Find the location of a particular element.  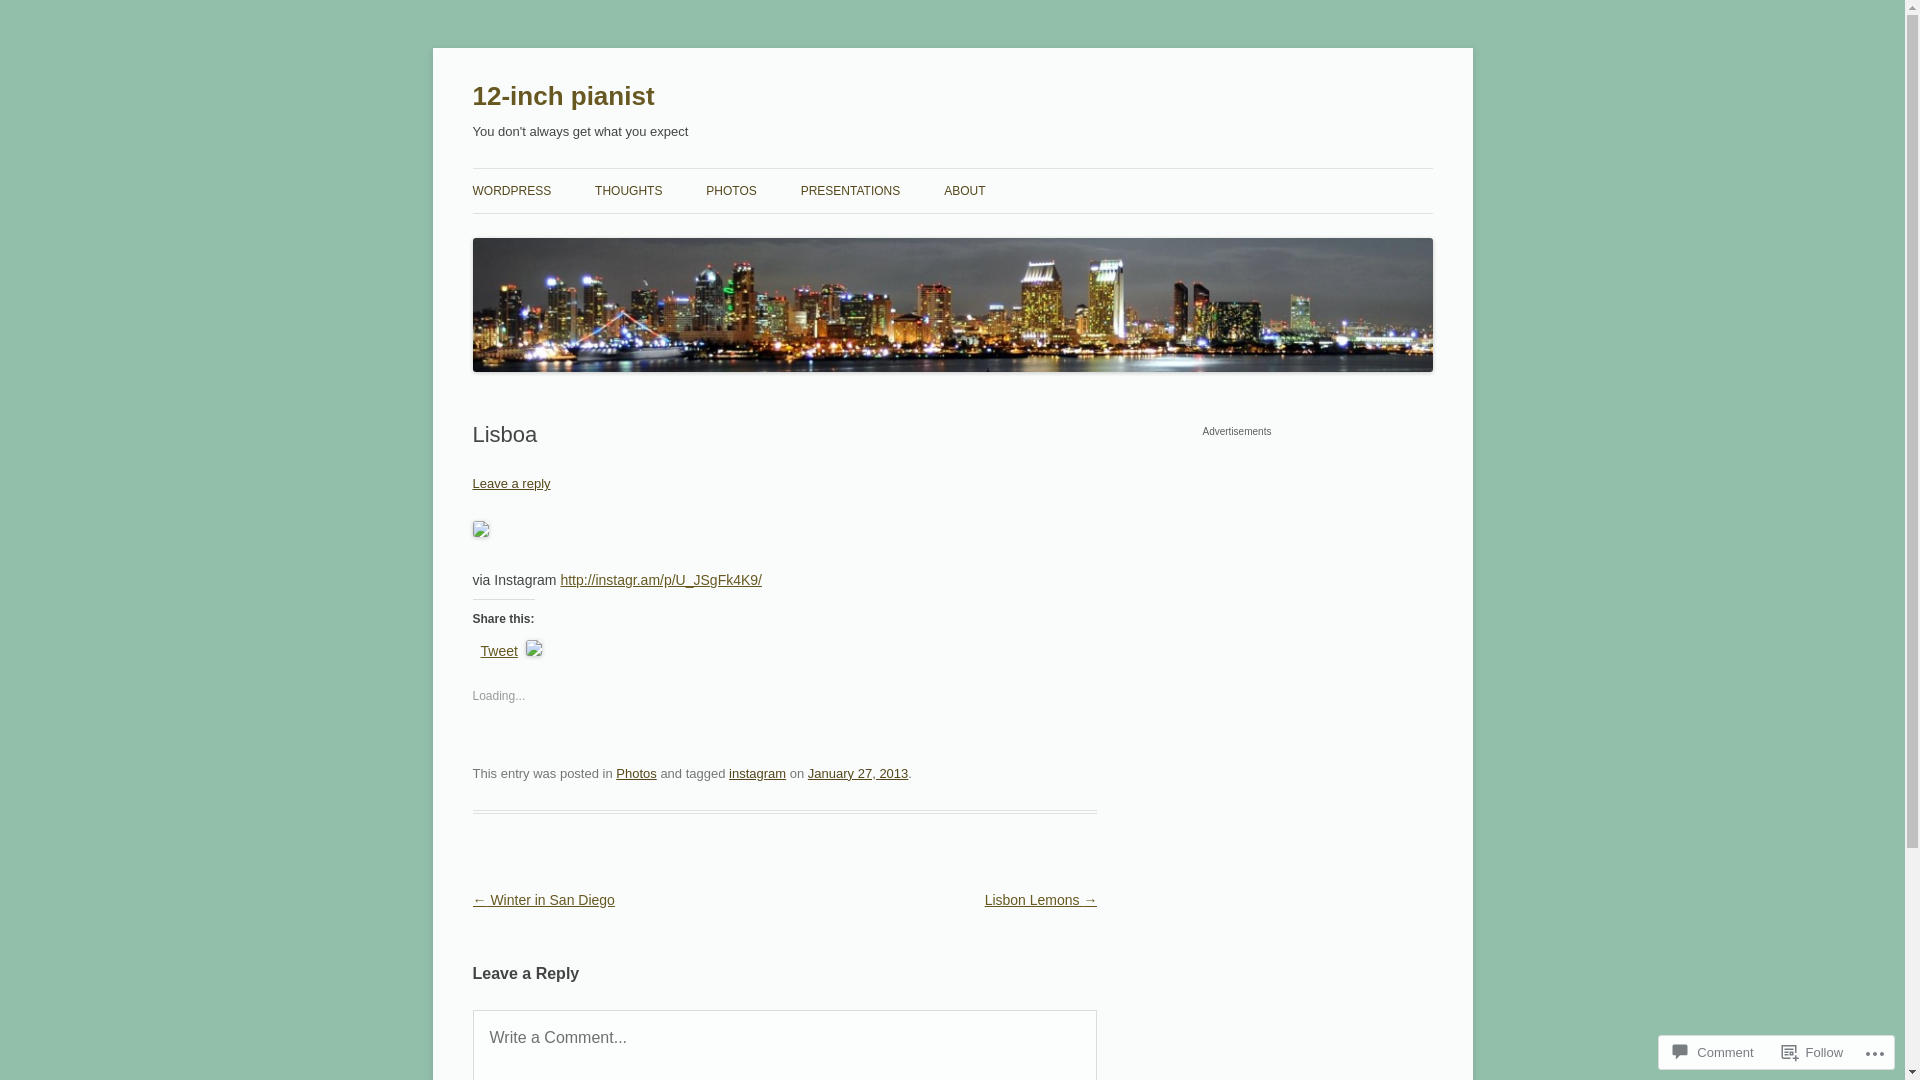

'Photos' is located at coordinates (635, 772).